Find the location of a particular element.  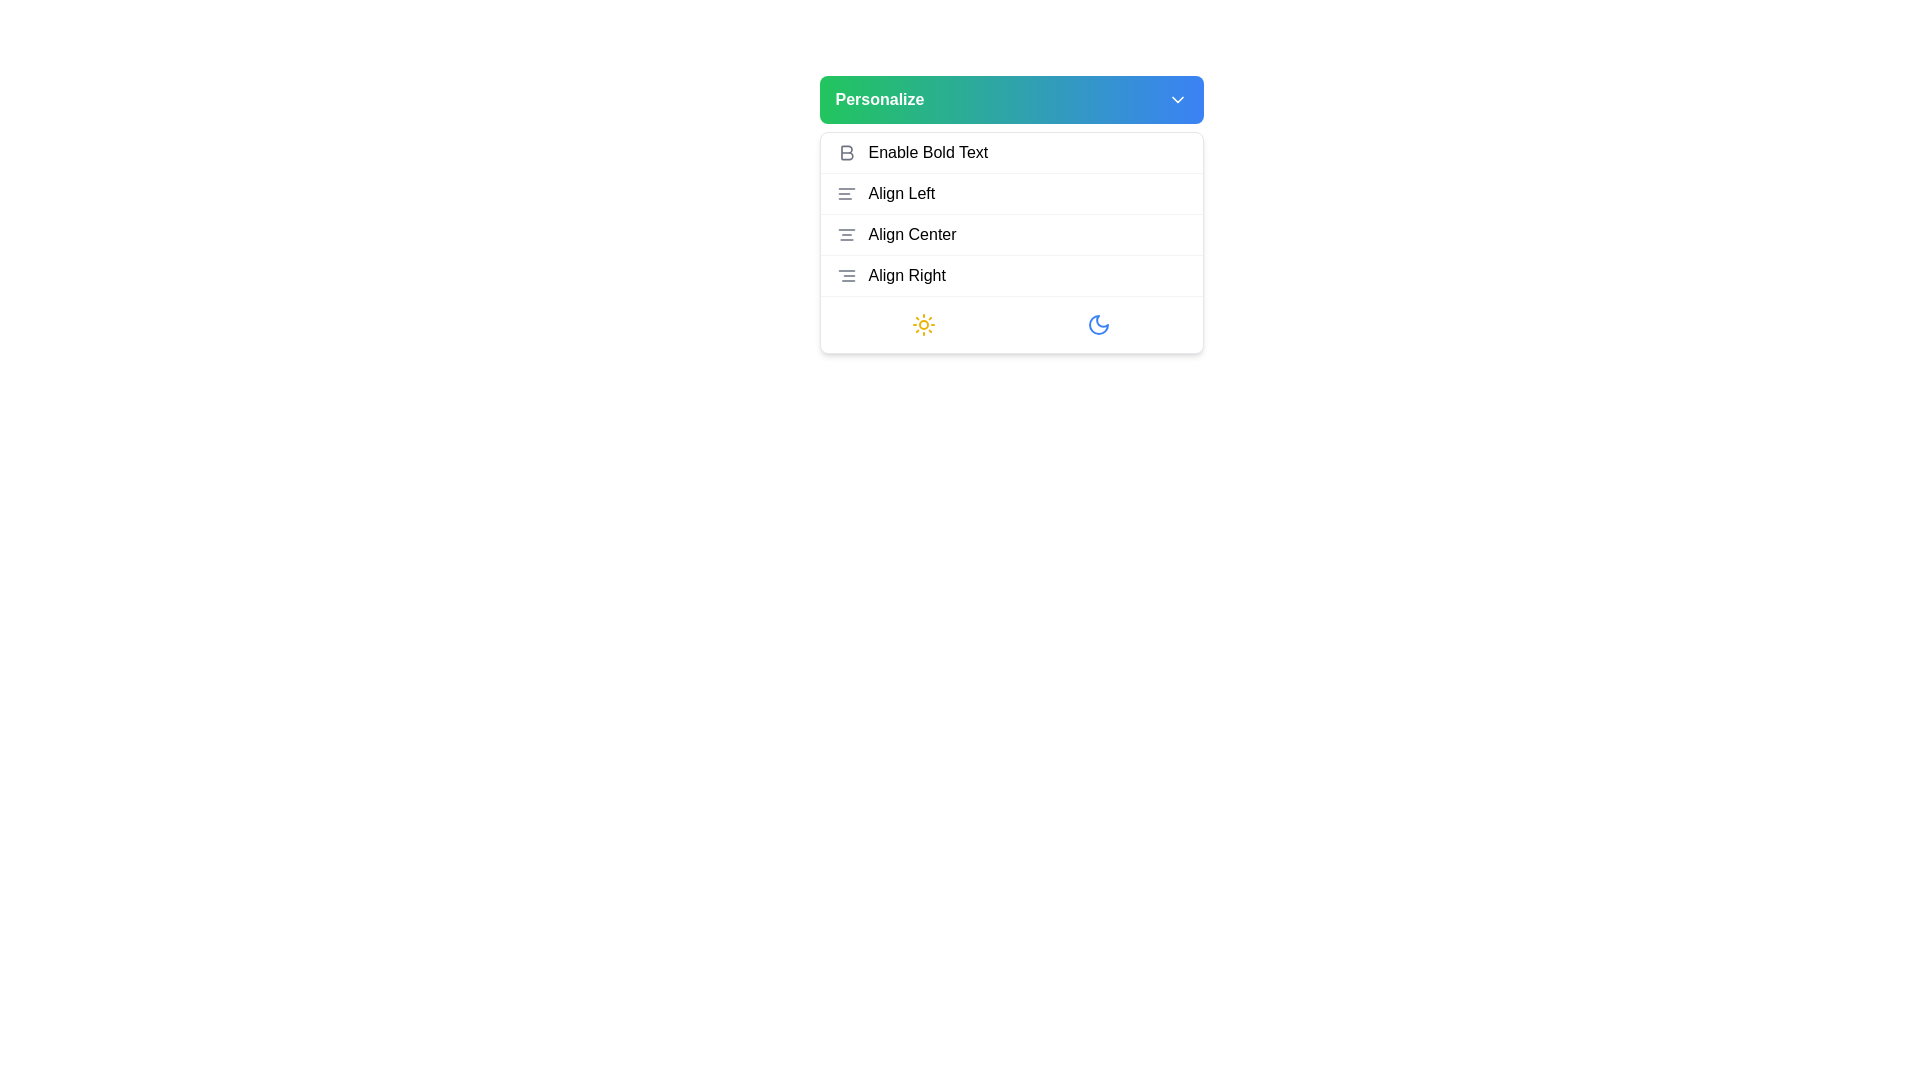

the gray 'Align Left' icon, which consists of three horizontal lines of varying lengths is located at coordinates (846, 193).